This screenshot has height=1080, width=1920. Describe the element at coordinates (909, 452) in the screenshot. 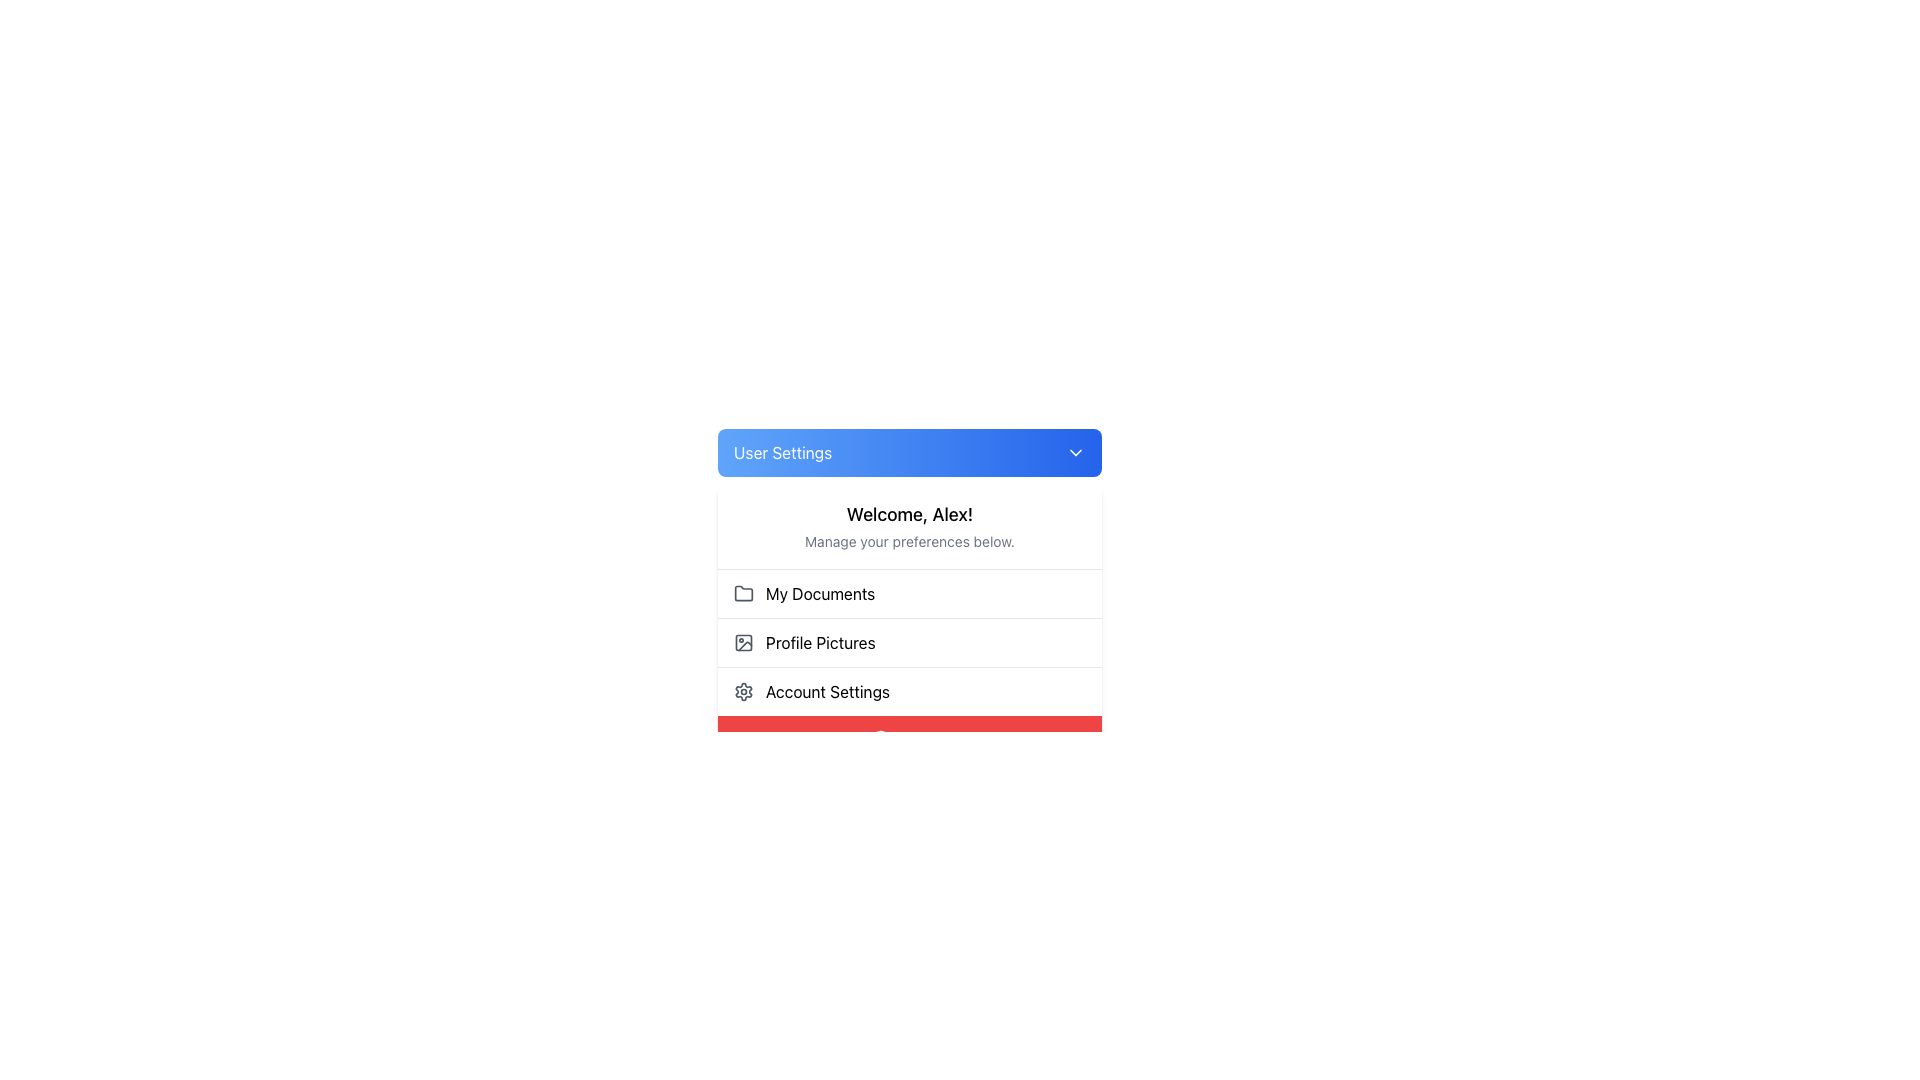

I see `the 'User Settings' button` at that location.